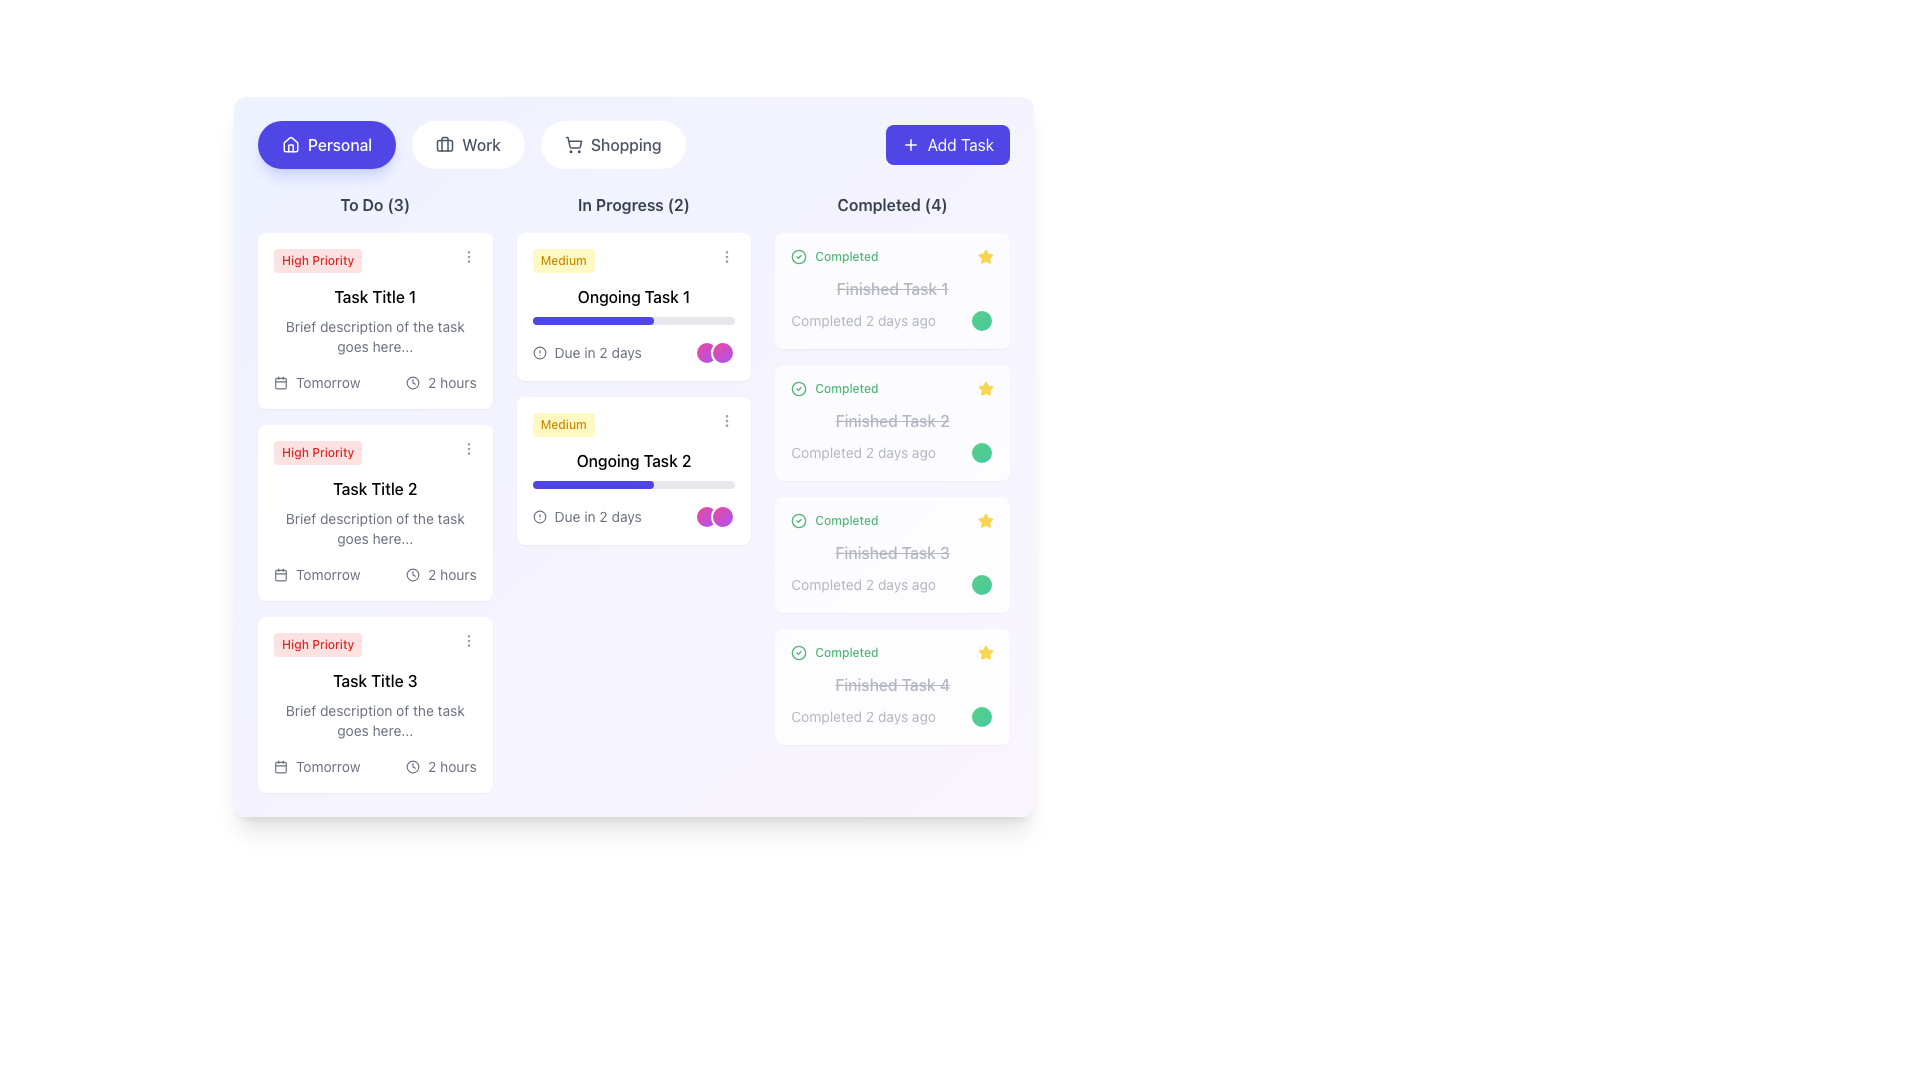  Describe the element at coordinates (280, 766) in the screenshot. I see `the calendar icon element within the 'To Do' task card titled 'Task Title 3'` at that location.